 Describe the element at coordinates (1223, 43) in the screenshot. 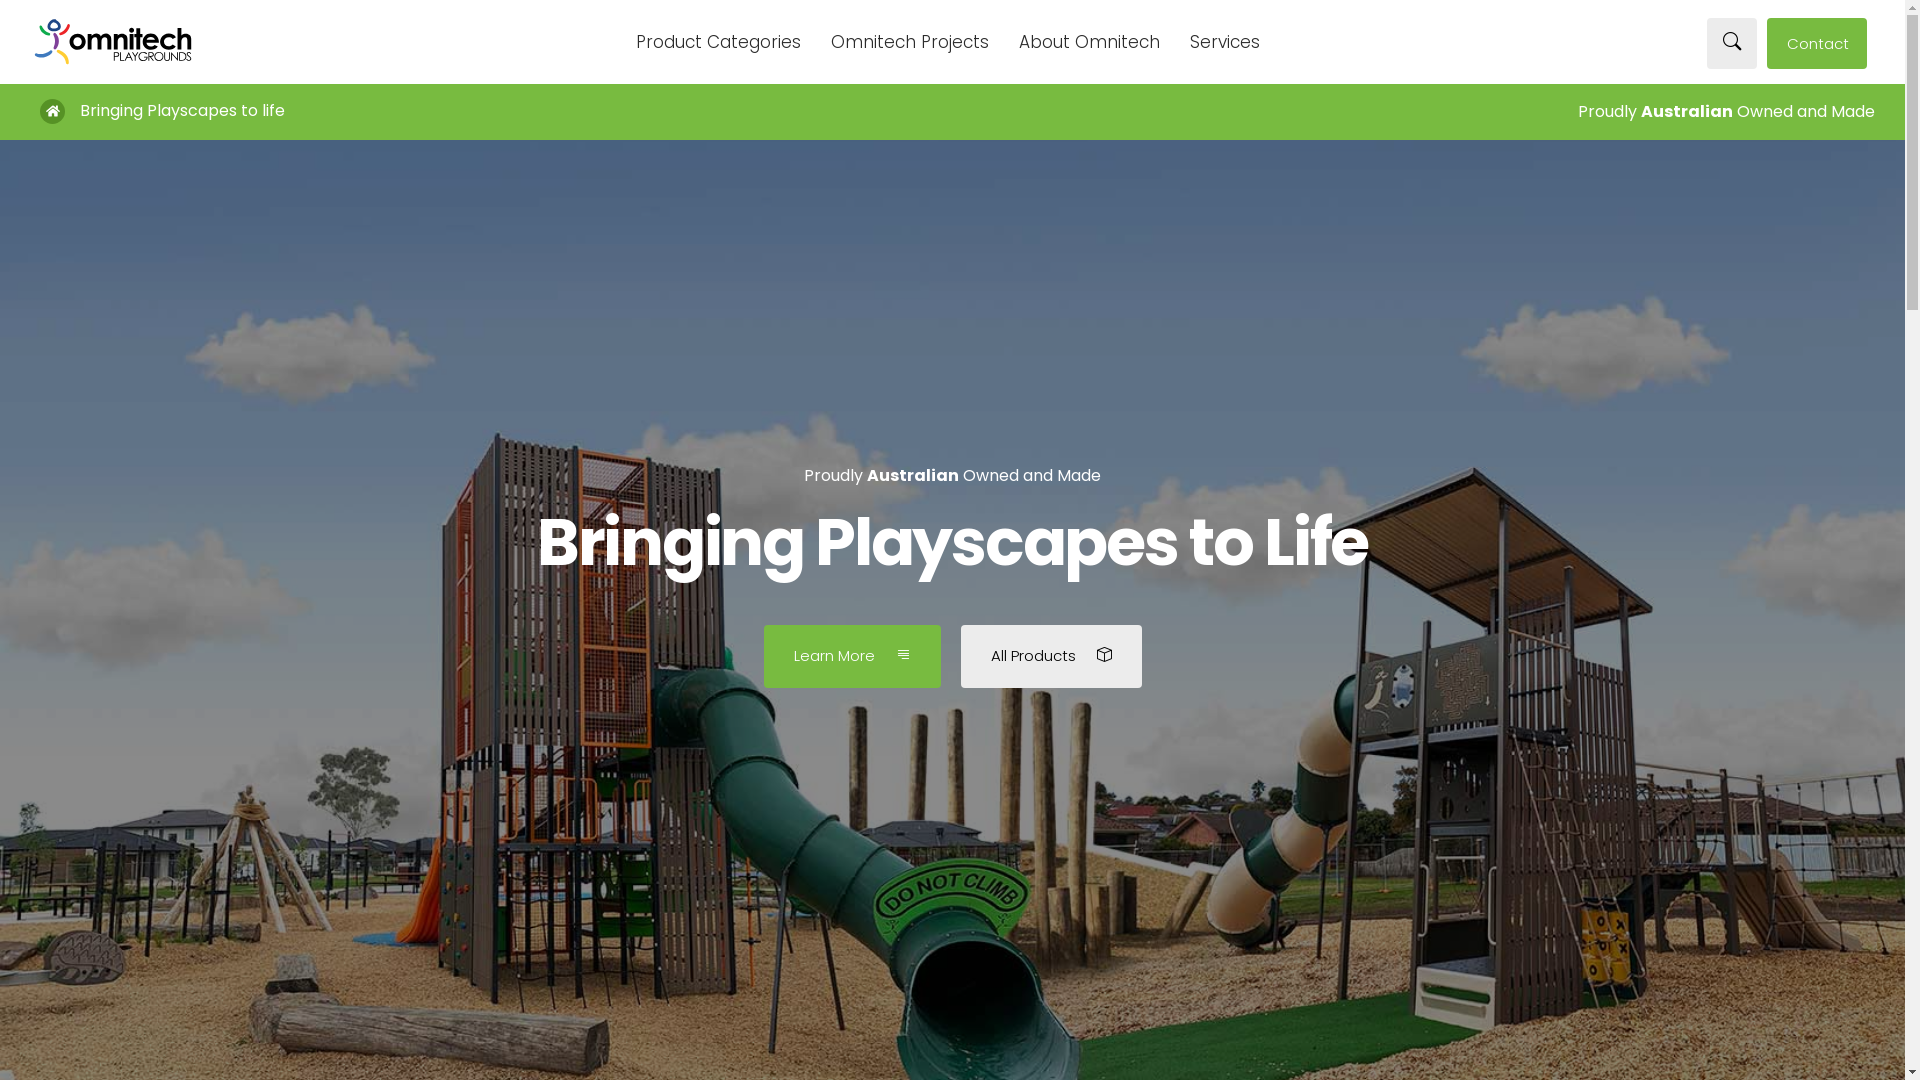

I see `'Services'` at that location.